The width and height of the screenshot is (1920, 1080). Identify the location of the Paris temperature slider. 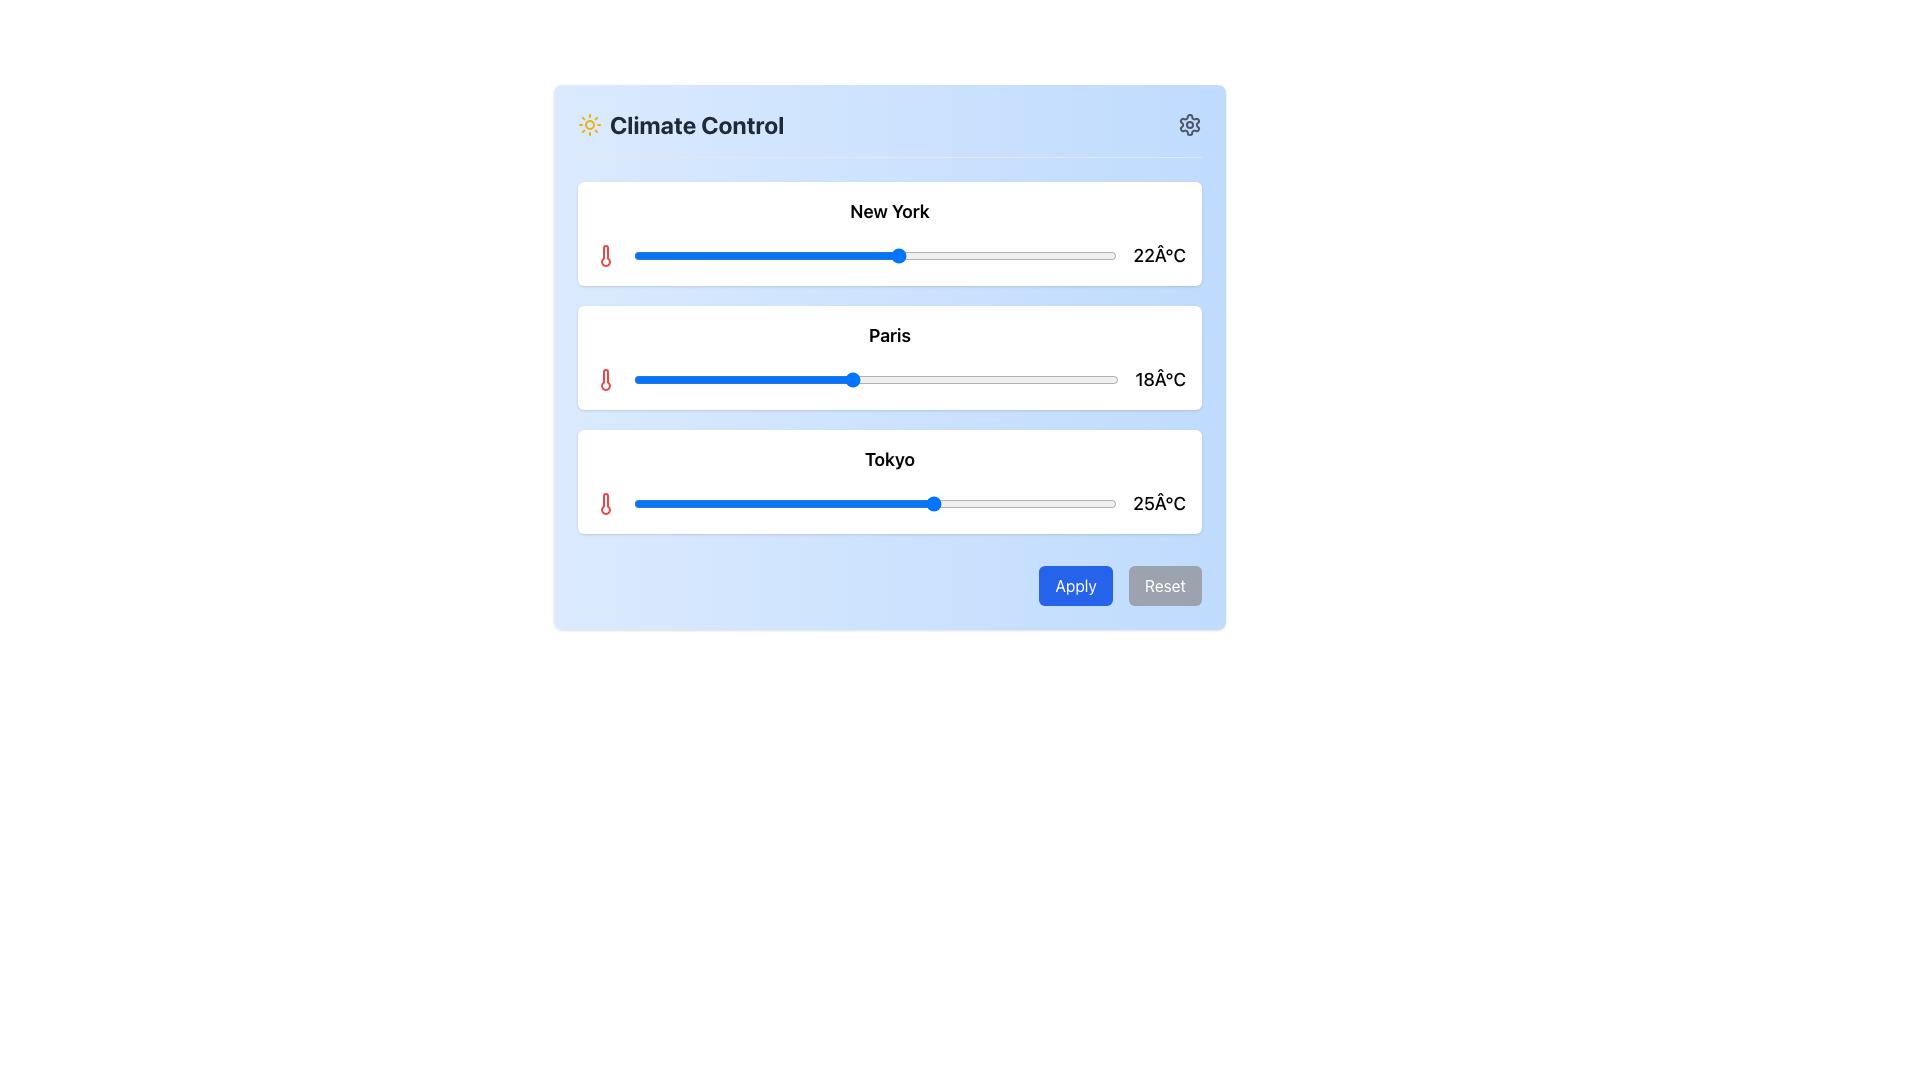
(948, 380).